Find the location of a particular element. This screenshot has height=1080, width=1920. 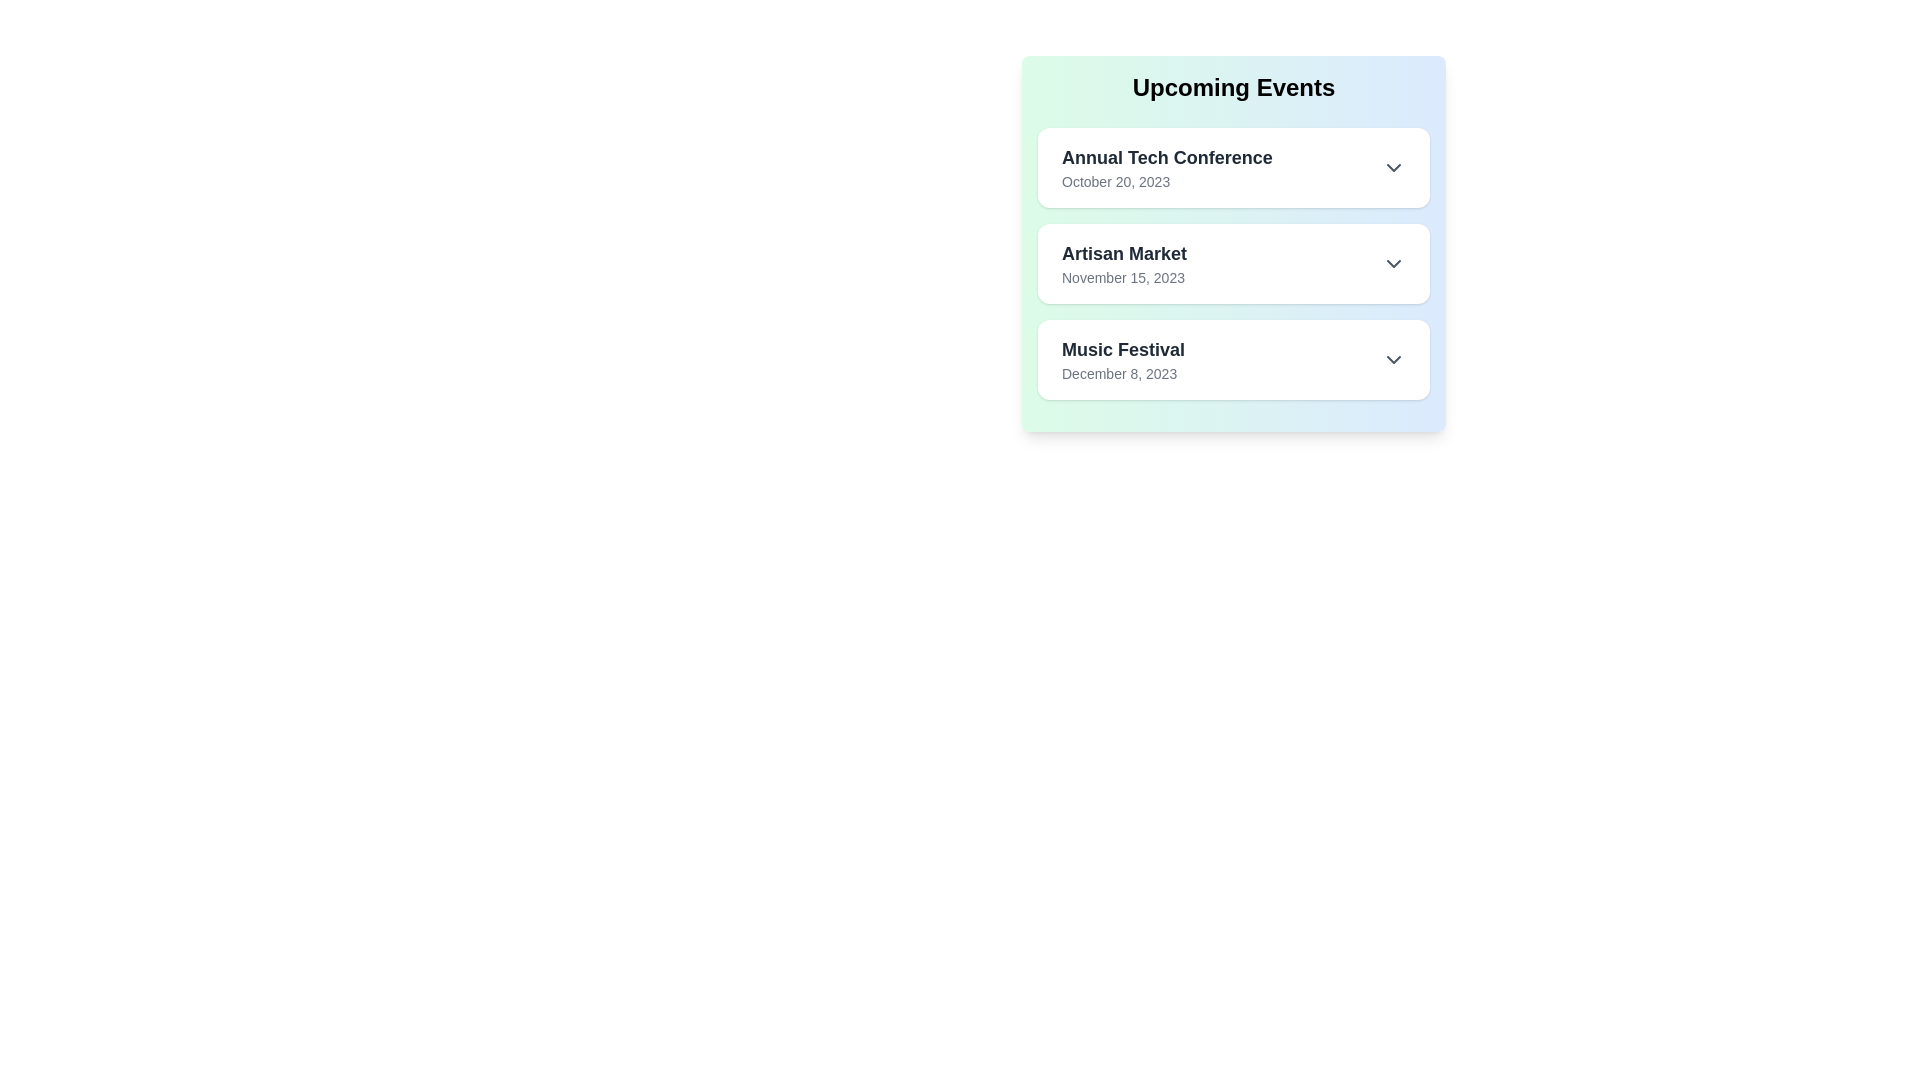

the Text label that provides information about the date of the 'Music Festival' event, located beneath the title text of the event card in the lower portion of the card is located at coordinates (1123, 374).